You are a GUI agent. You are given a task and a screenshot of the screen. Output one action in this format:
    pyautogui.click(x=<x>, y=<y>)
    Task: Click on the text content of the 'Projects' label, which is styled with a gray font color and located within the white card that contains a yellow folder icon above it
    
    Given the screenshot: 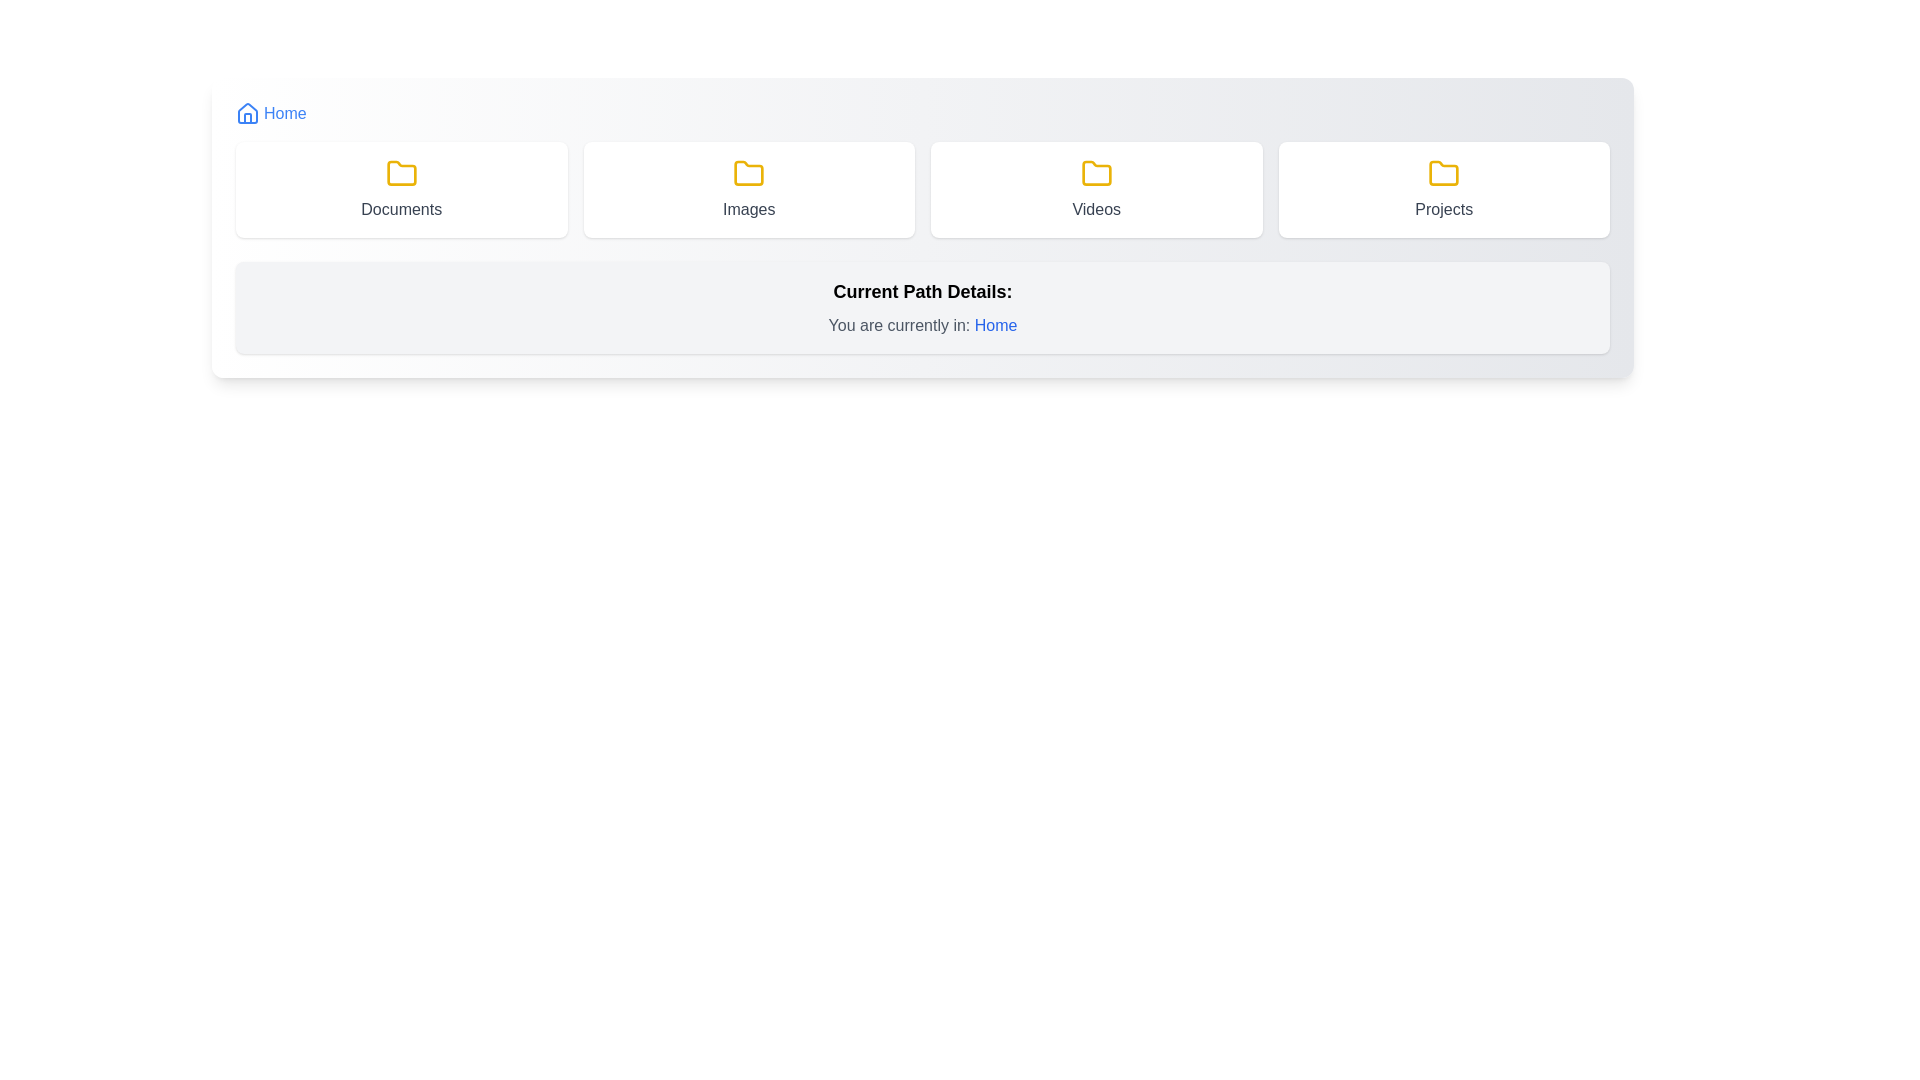 What is the action you would take?
    pyautogui.click(x=1444, y=209)
    